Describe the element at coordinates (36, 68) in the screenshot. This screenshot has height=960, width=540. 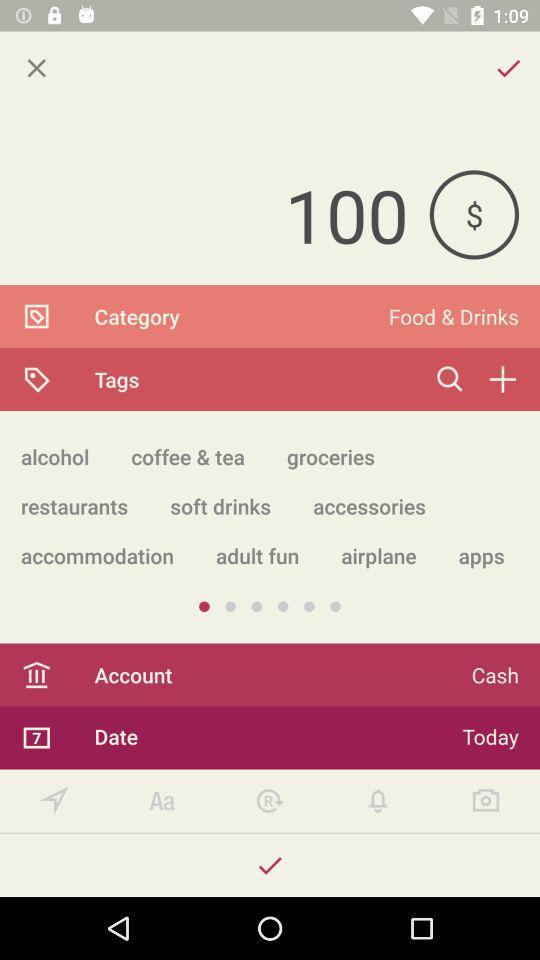
I see `exit the page` at that location.